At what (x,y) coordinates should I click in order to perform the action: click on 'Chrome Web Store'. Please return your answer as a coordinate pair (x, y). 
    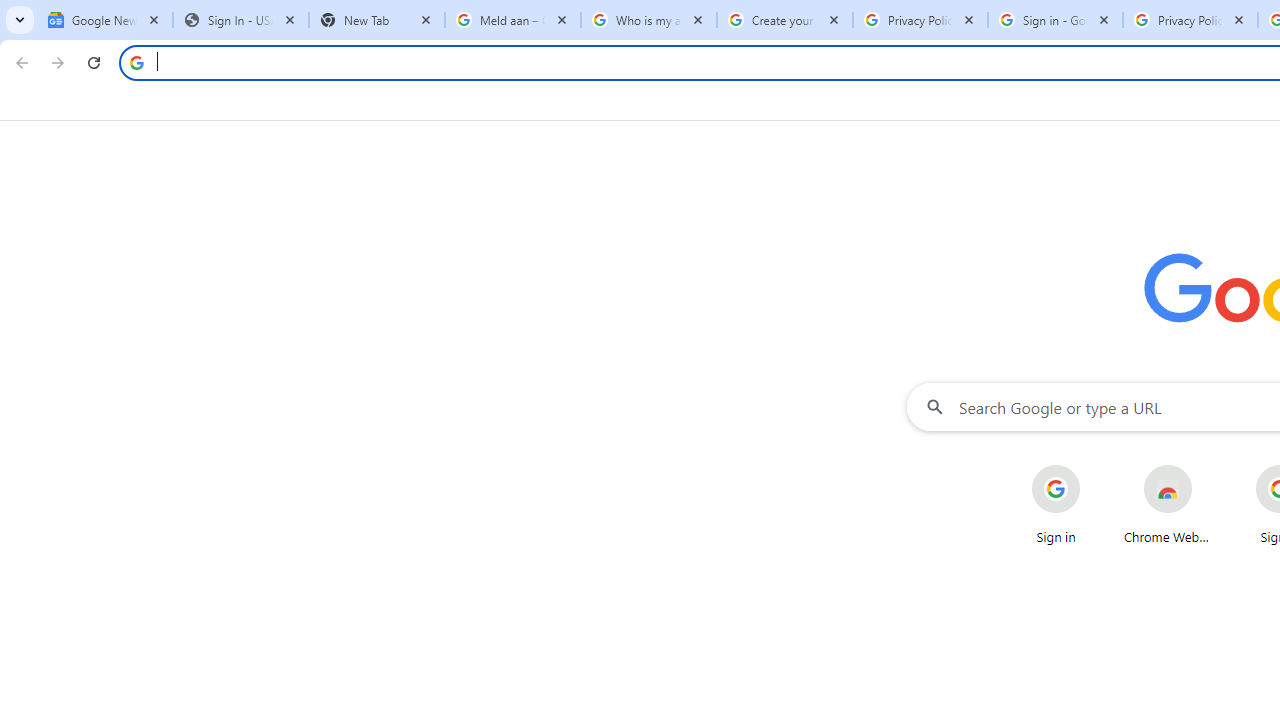
    Looking at the image, I should click on (1168, 504).